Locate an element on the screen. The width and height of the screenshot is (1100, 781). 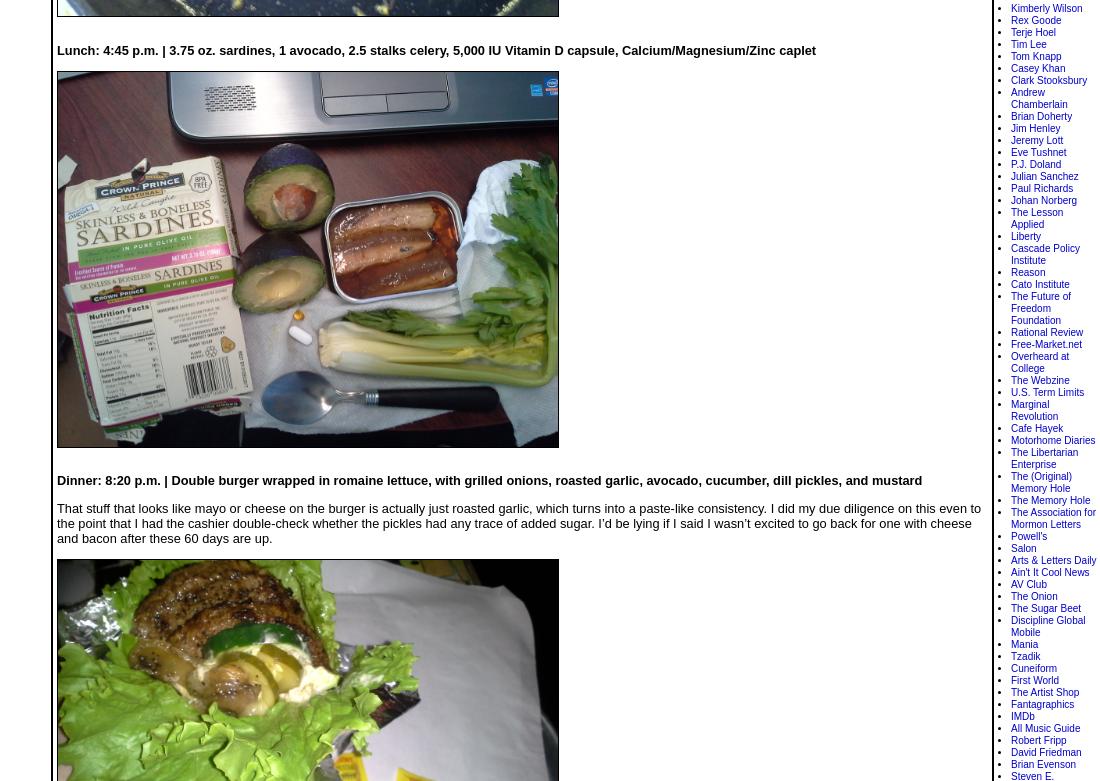
'Johan Norberg' is located at coordinates (1010, 199).